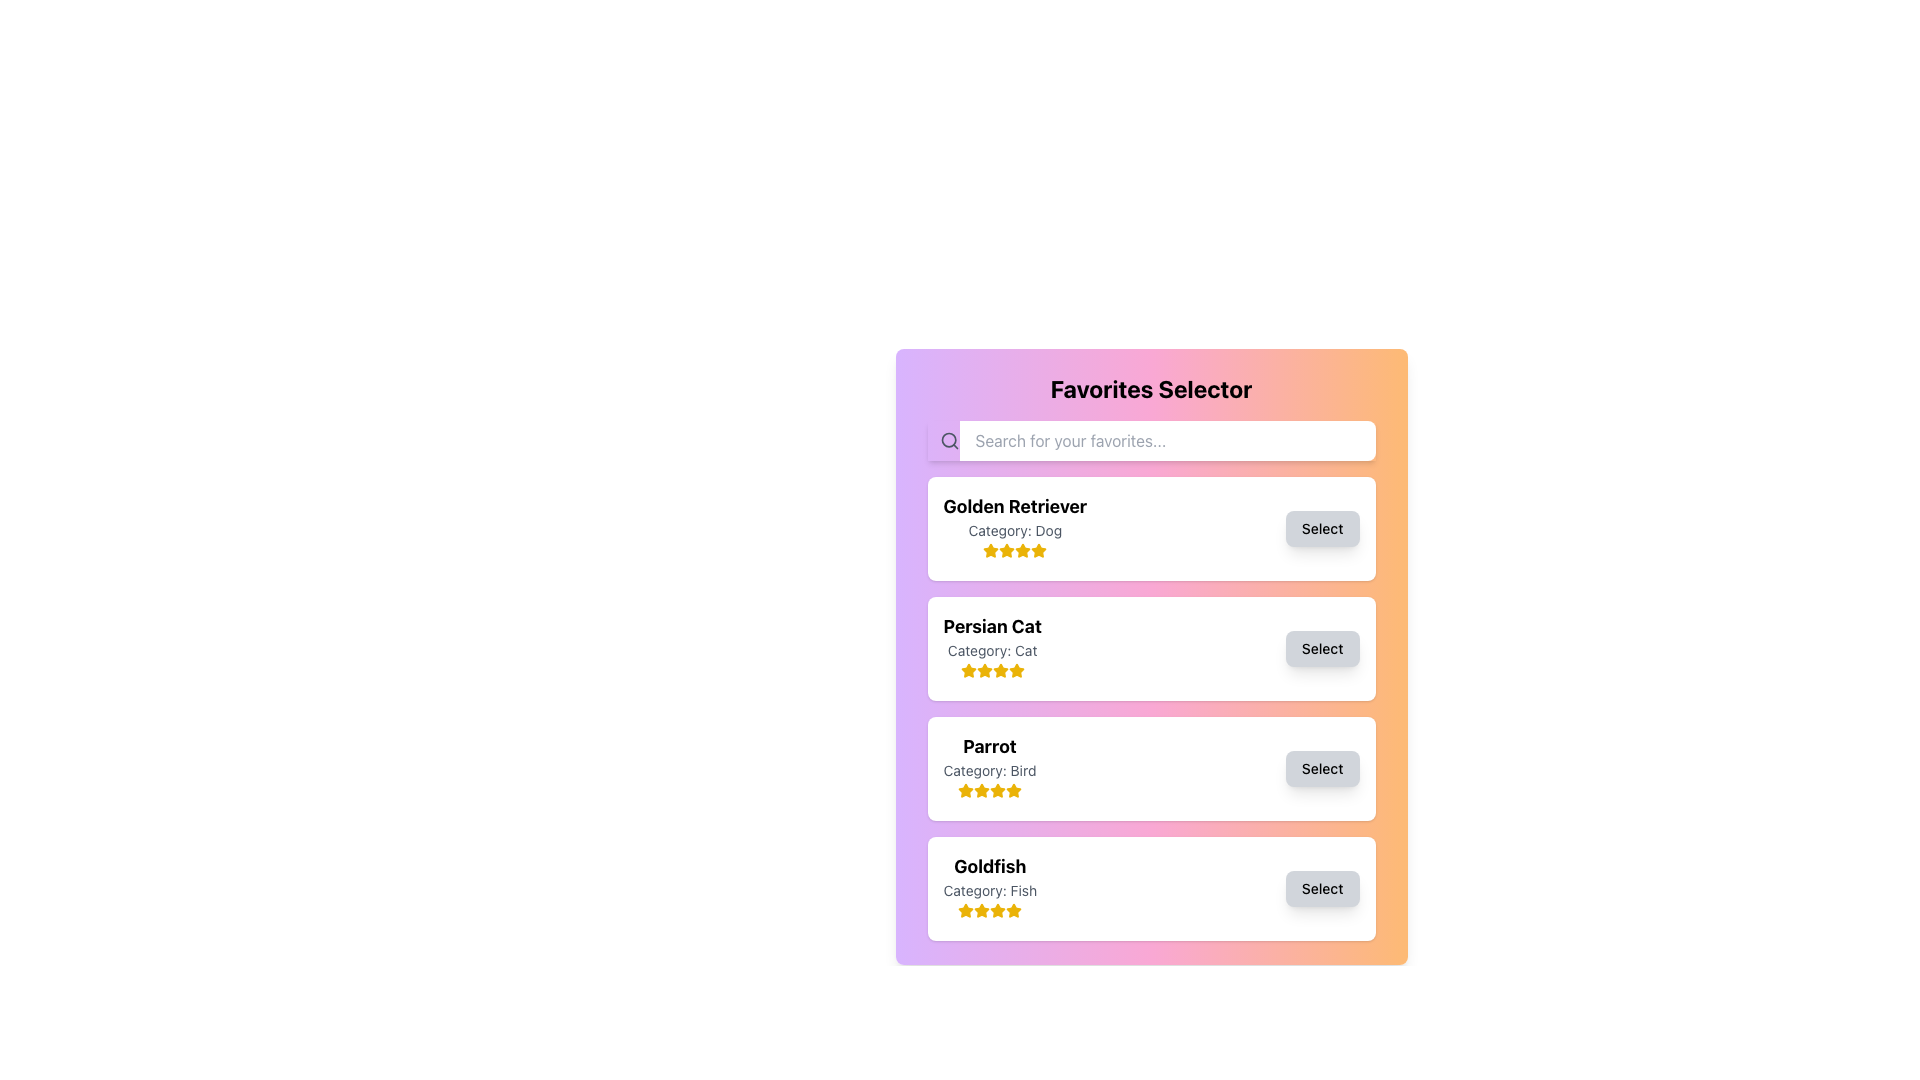 The image size is (1920, 1080). Describe the element at coordinates (1007, 551) in the screenshot. I see `the third star icon from the left in the group of five stars below 'Golden Retriever' in the favorites list` at that location.